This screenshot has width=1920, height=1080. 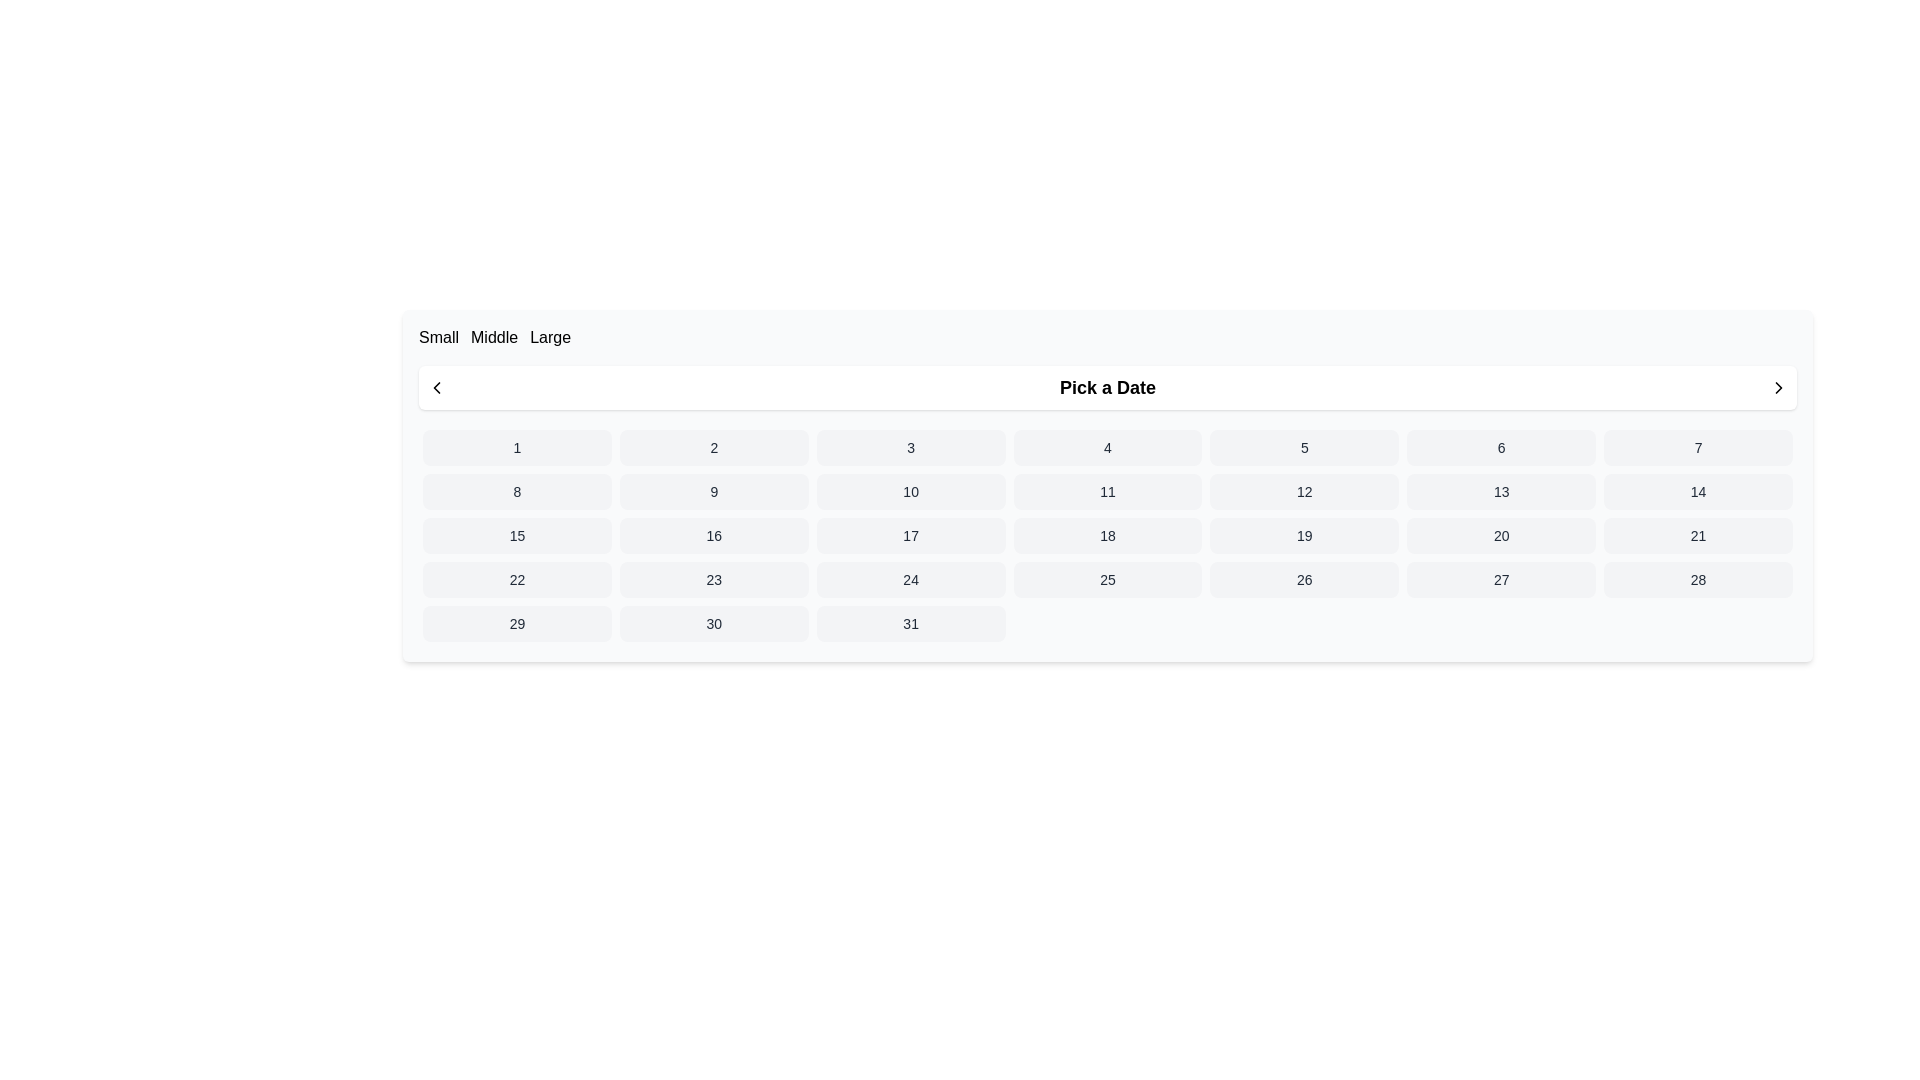 What do you see at coordinates (1501, 492) in the screenshot?
I see `the selectable date button representing '13' in the calendar component located at the center-bottom region of the interface` at bounding box center [1501, 492].